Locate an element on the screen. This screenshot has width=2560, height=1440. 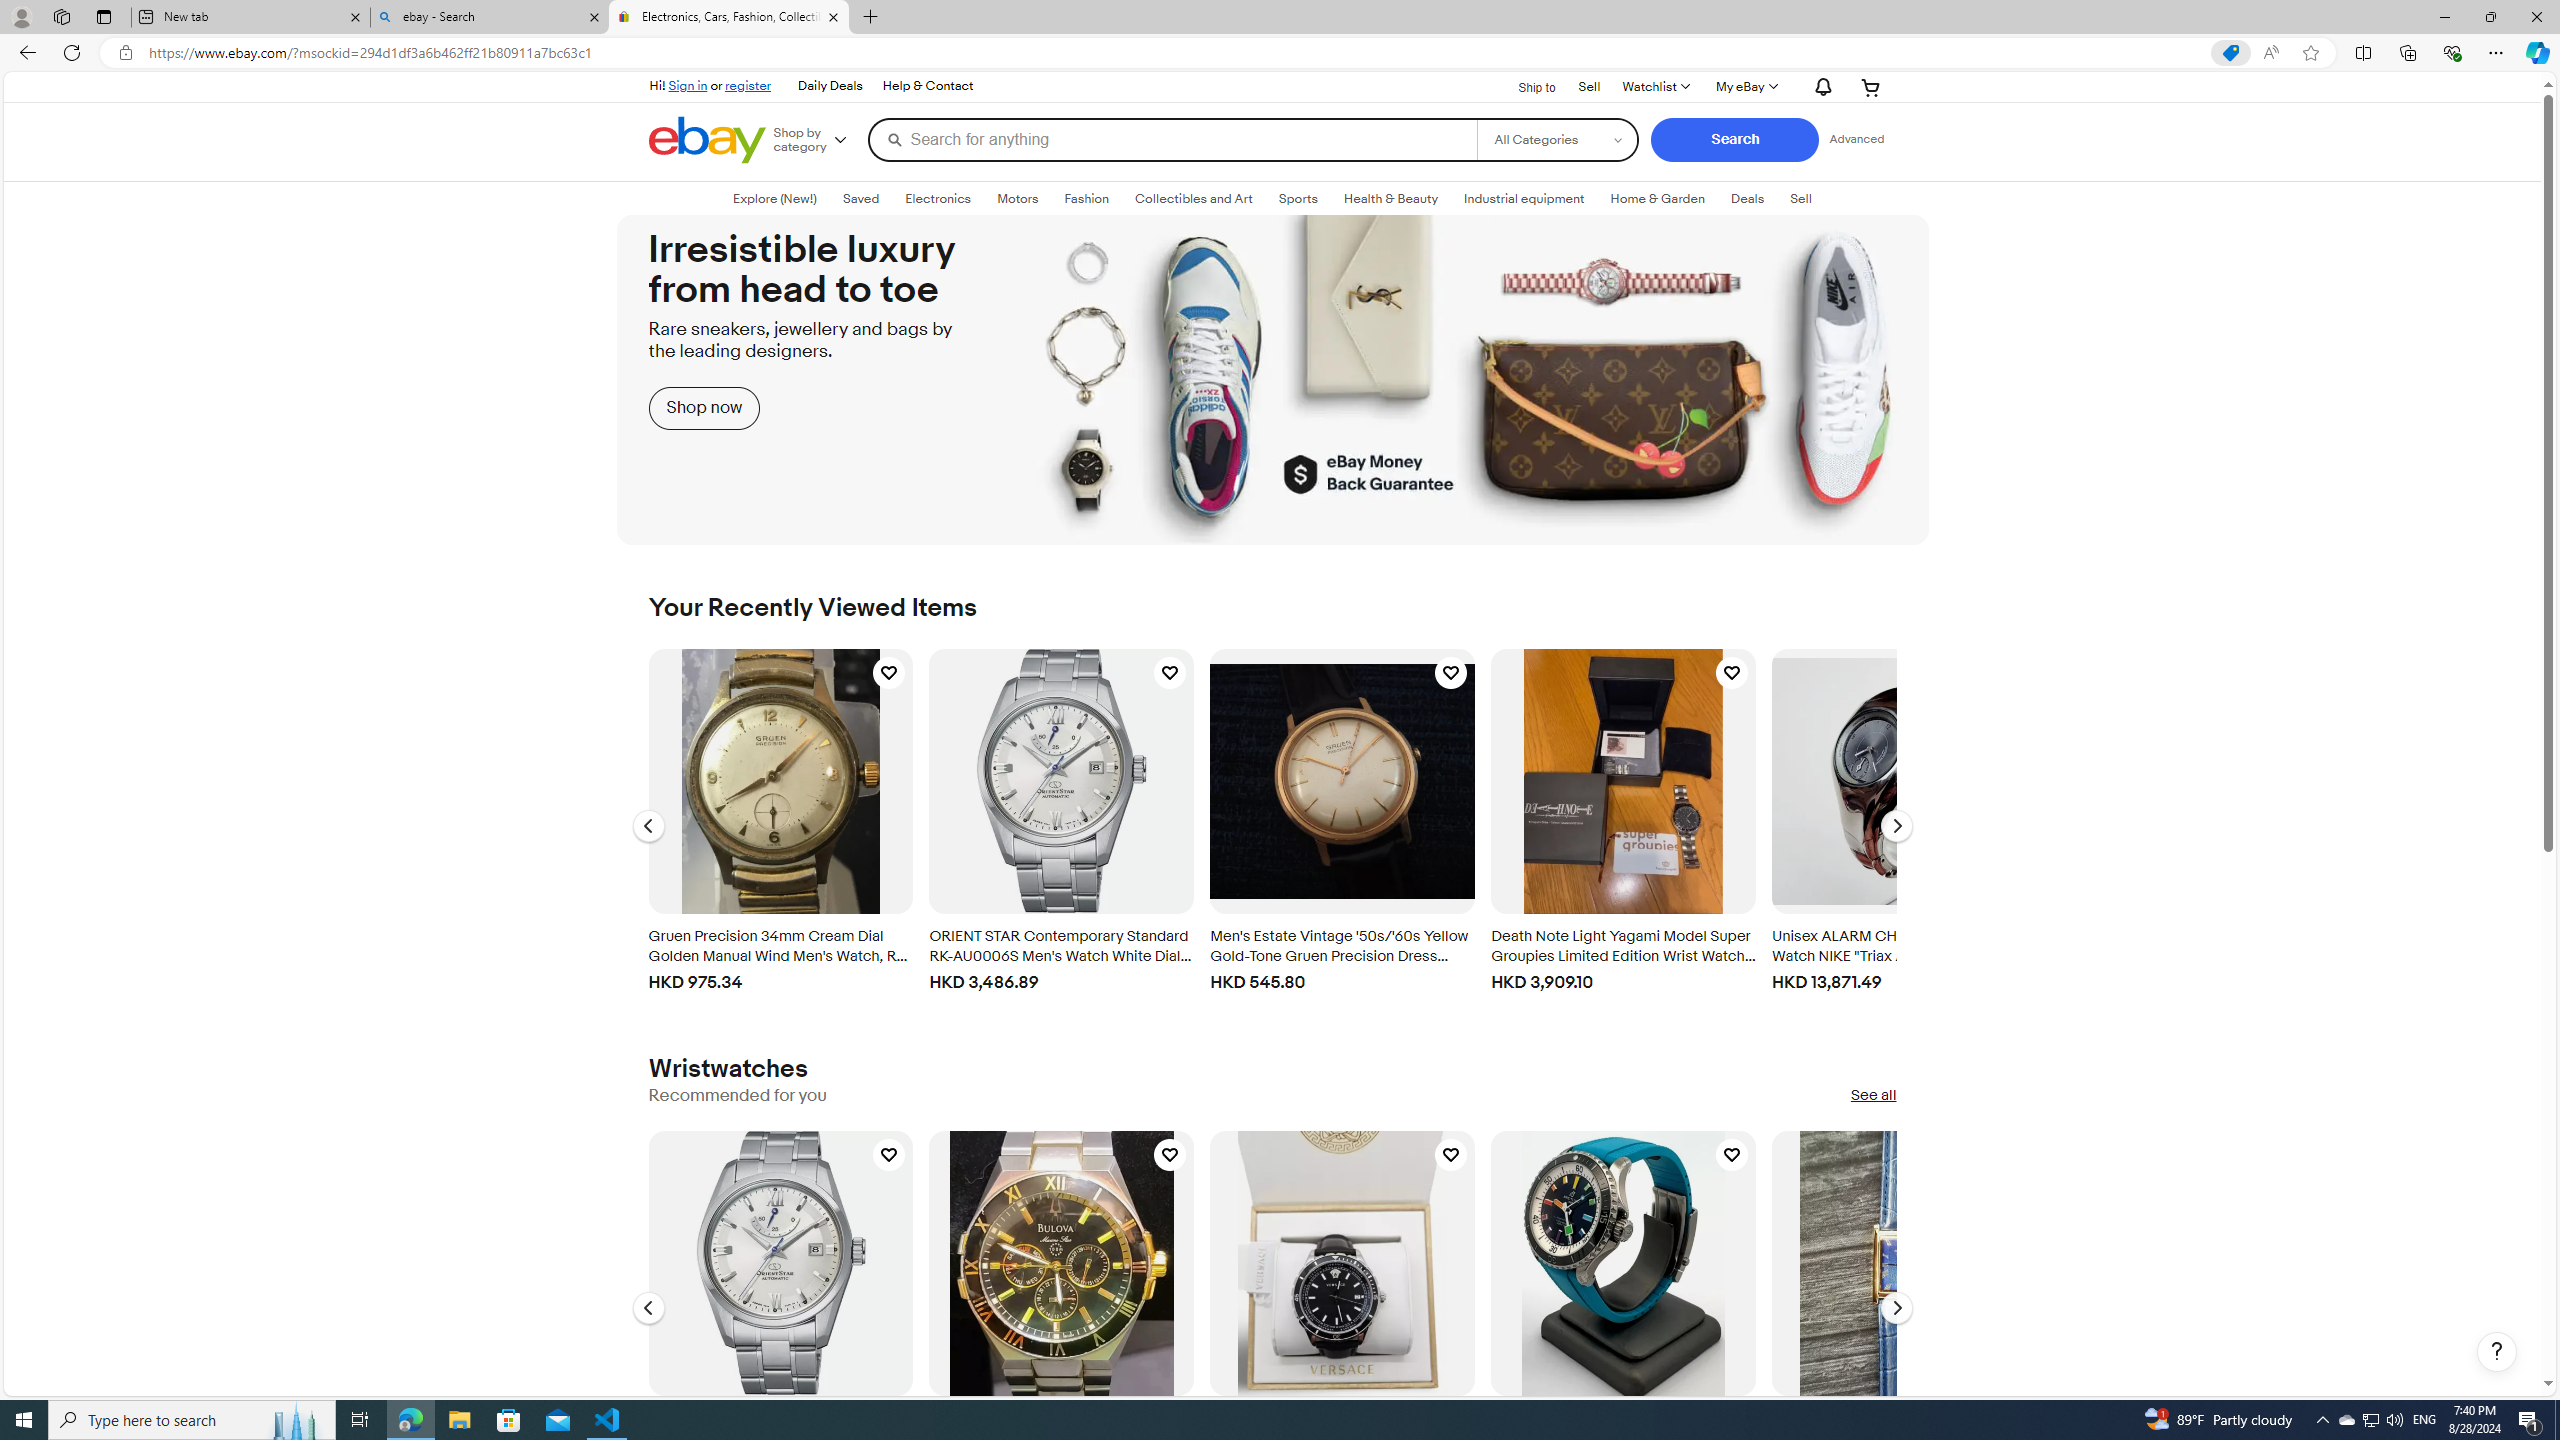
'Class: vl-flyout-nav__js-tab vl-flyout-nav__no-sub' is located at coordinates (1748, 198).